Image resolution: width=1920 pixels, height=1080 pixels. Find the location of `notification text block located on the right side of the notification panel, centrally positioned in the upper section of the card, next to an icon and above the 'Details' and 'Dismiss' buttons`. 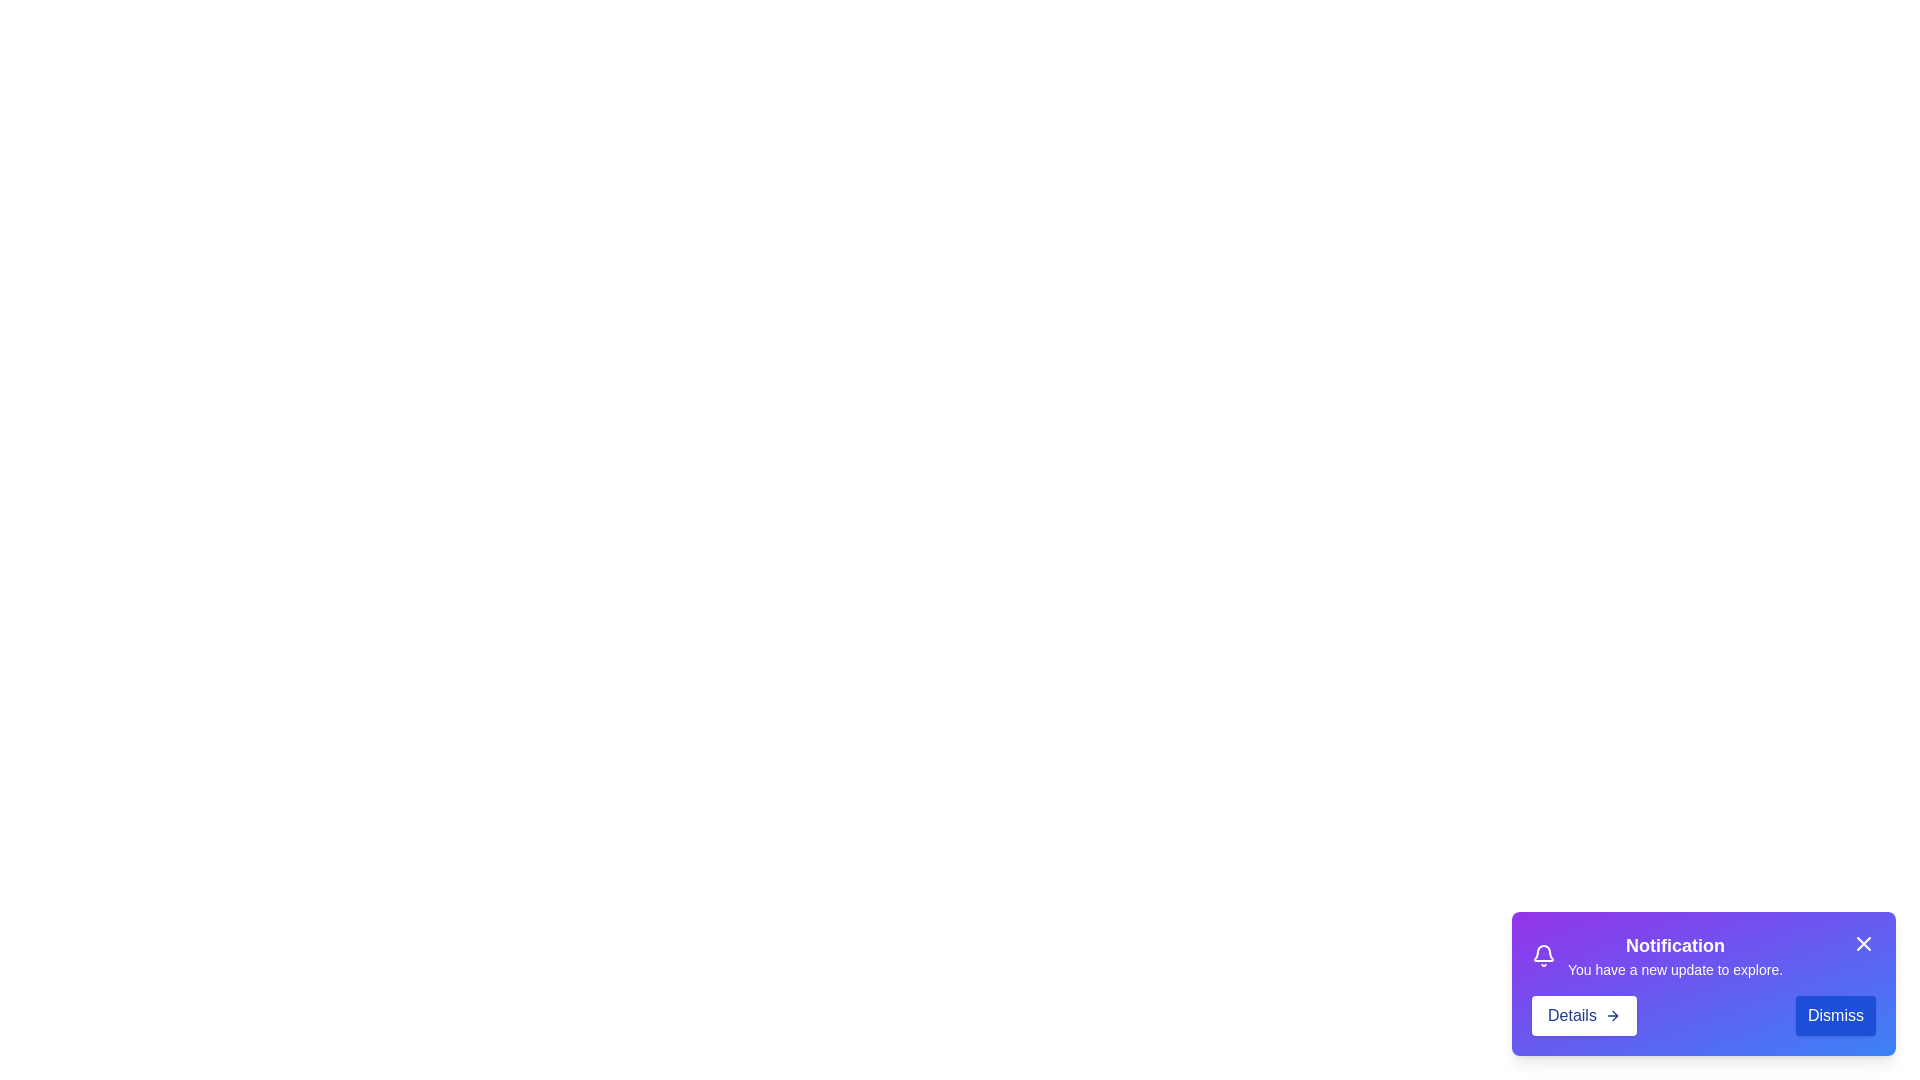

notification text block located on the right side of the notification panel, centrally positioned in the upper section of the card, next to an icon and above the 'Details' and 'Dismiss' buttons is located at coordinates (1675, 955).